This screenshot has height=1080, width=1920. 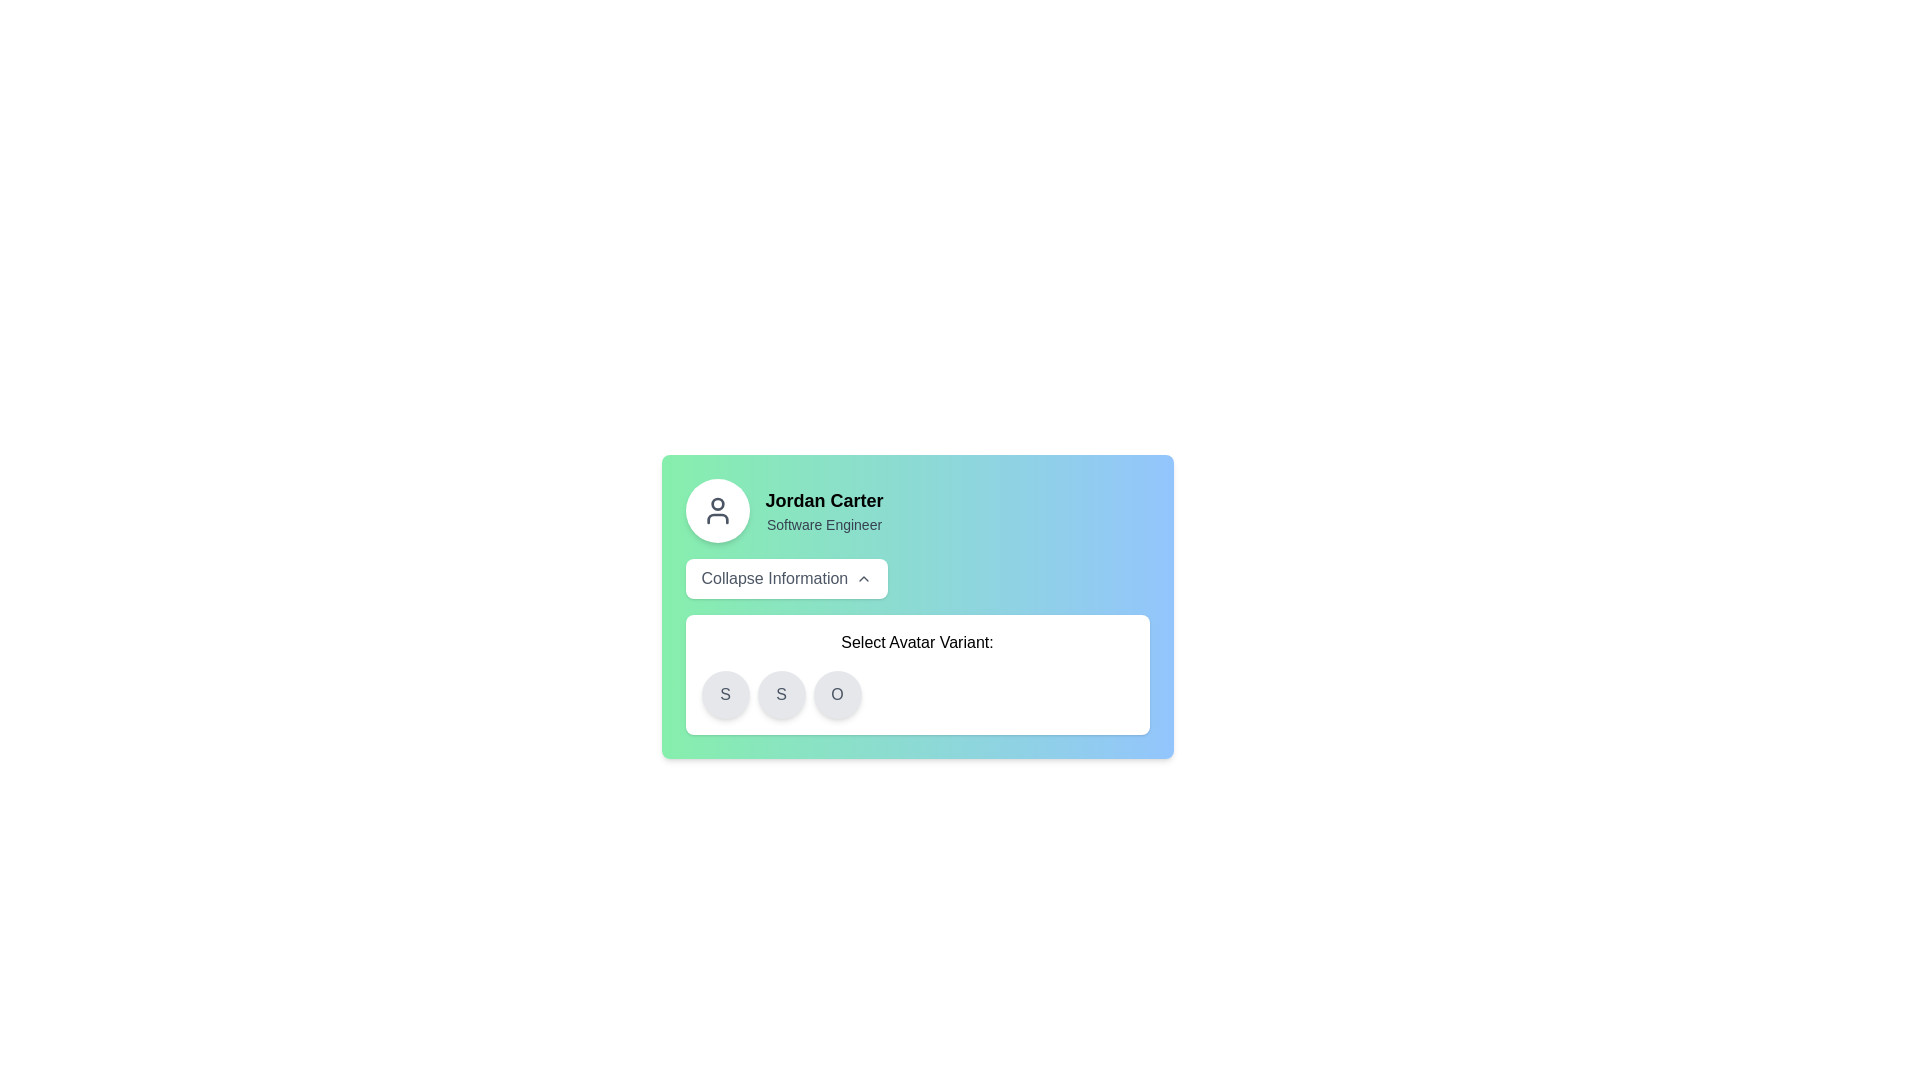 I want to click on the Text Label displaying 'Jordan Carter', which is styled with a larger font and bold formatting, and is centrally located in the profile section above the text 'Software Engineer', so click(x=824, y=500).